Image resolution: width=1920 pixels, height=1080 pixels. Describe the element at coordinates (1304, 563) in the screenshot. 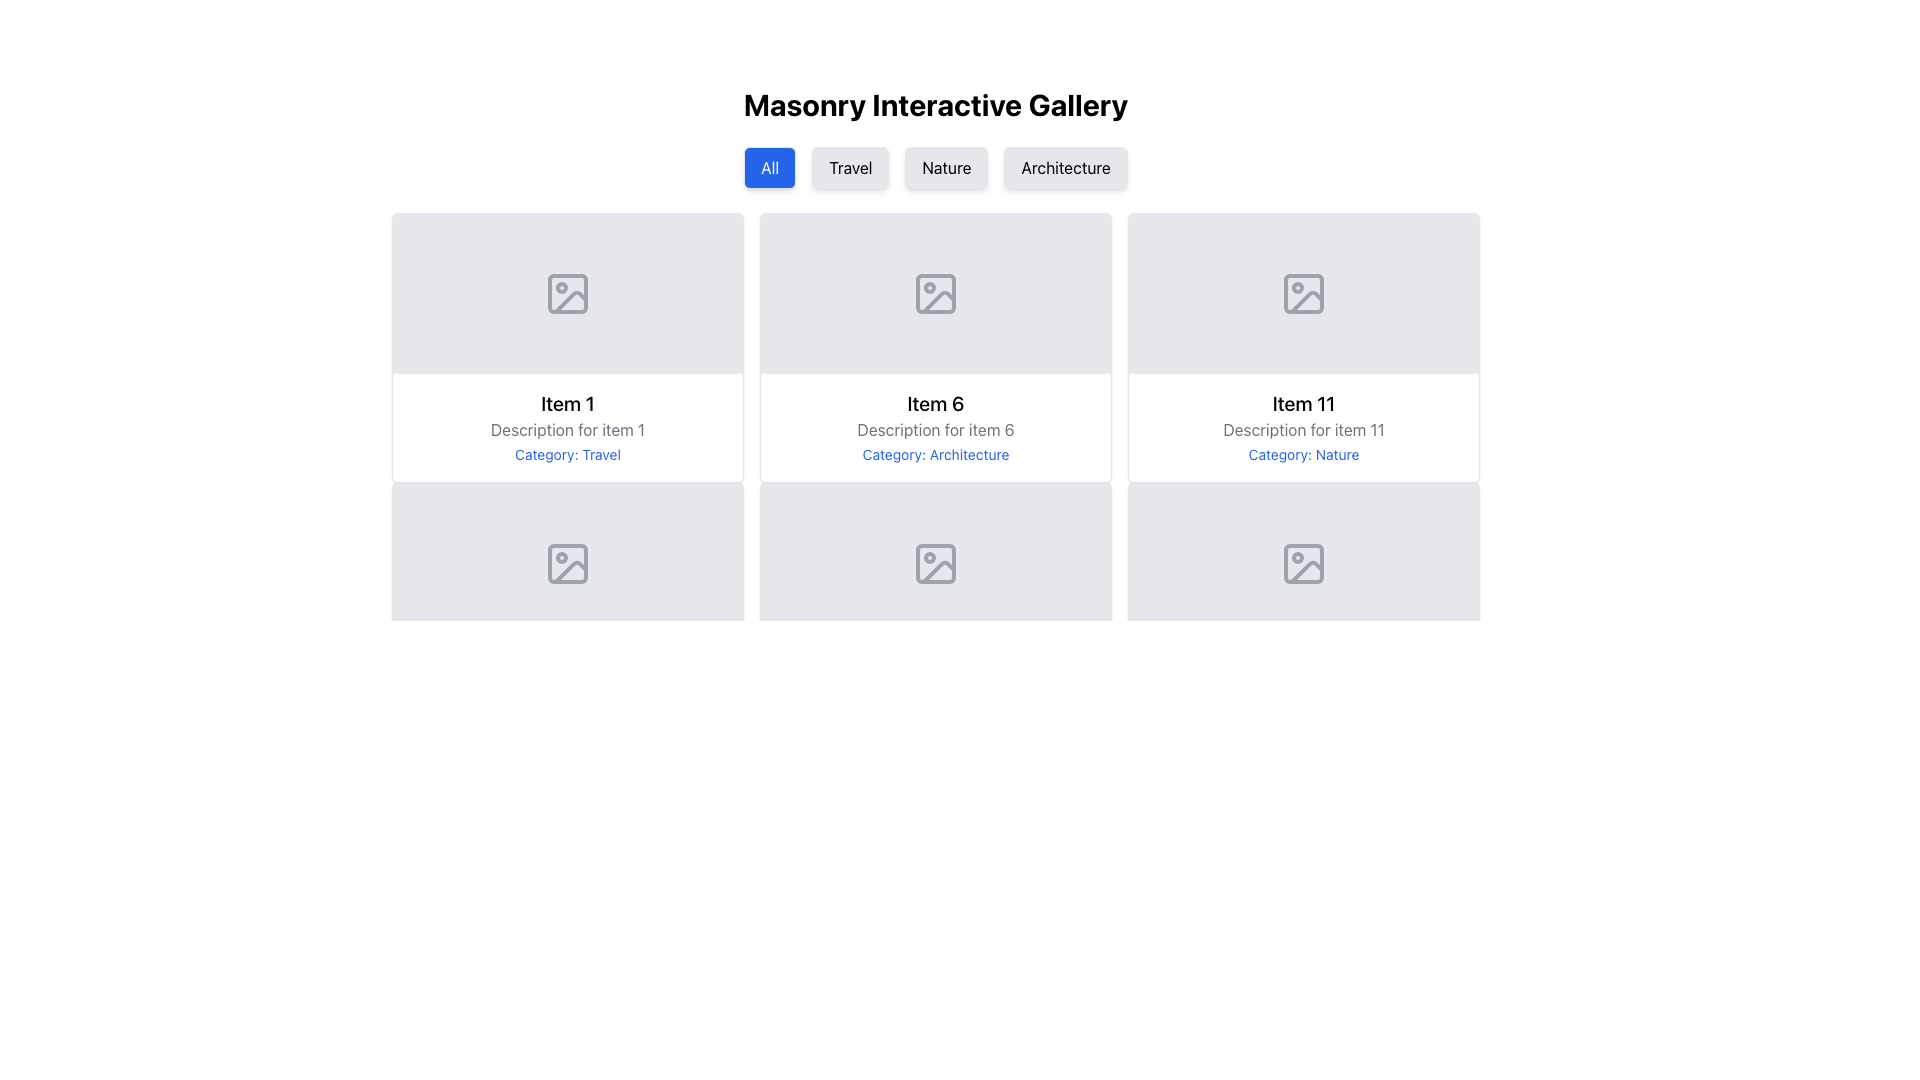

I see `the decorative graphical icon component located in the bottom row, last column of the grid layout, which is part of the 'Item 11' card` at that location.